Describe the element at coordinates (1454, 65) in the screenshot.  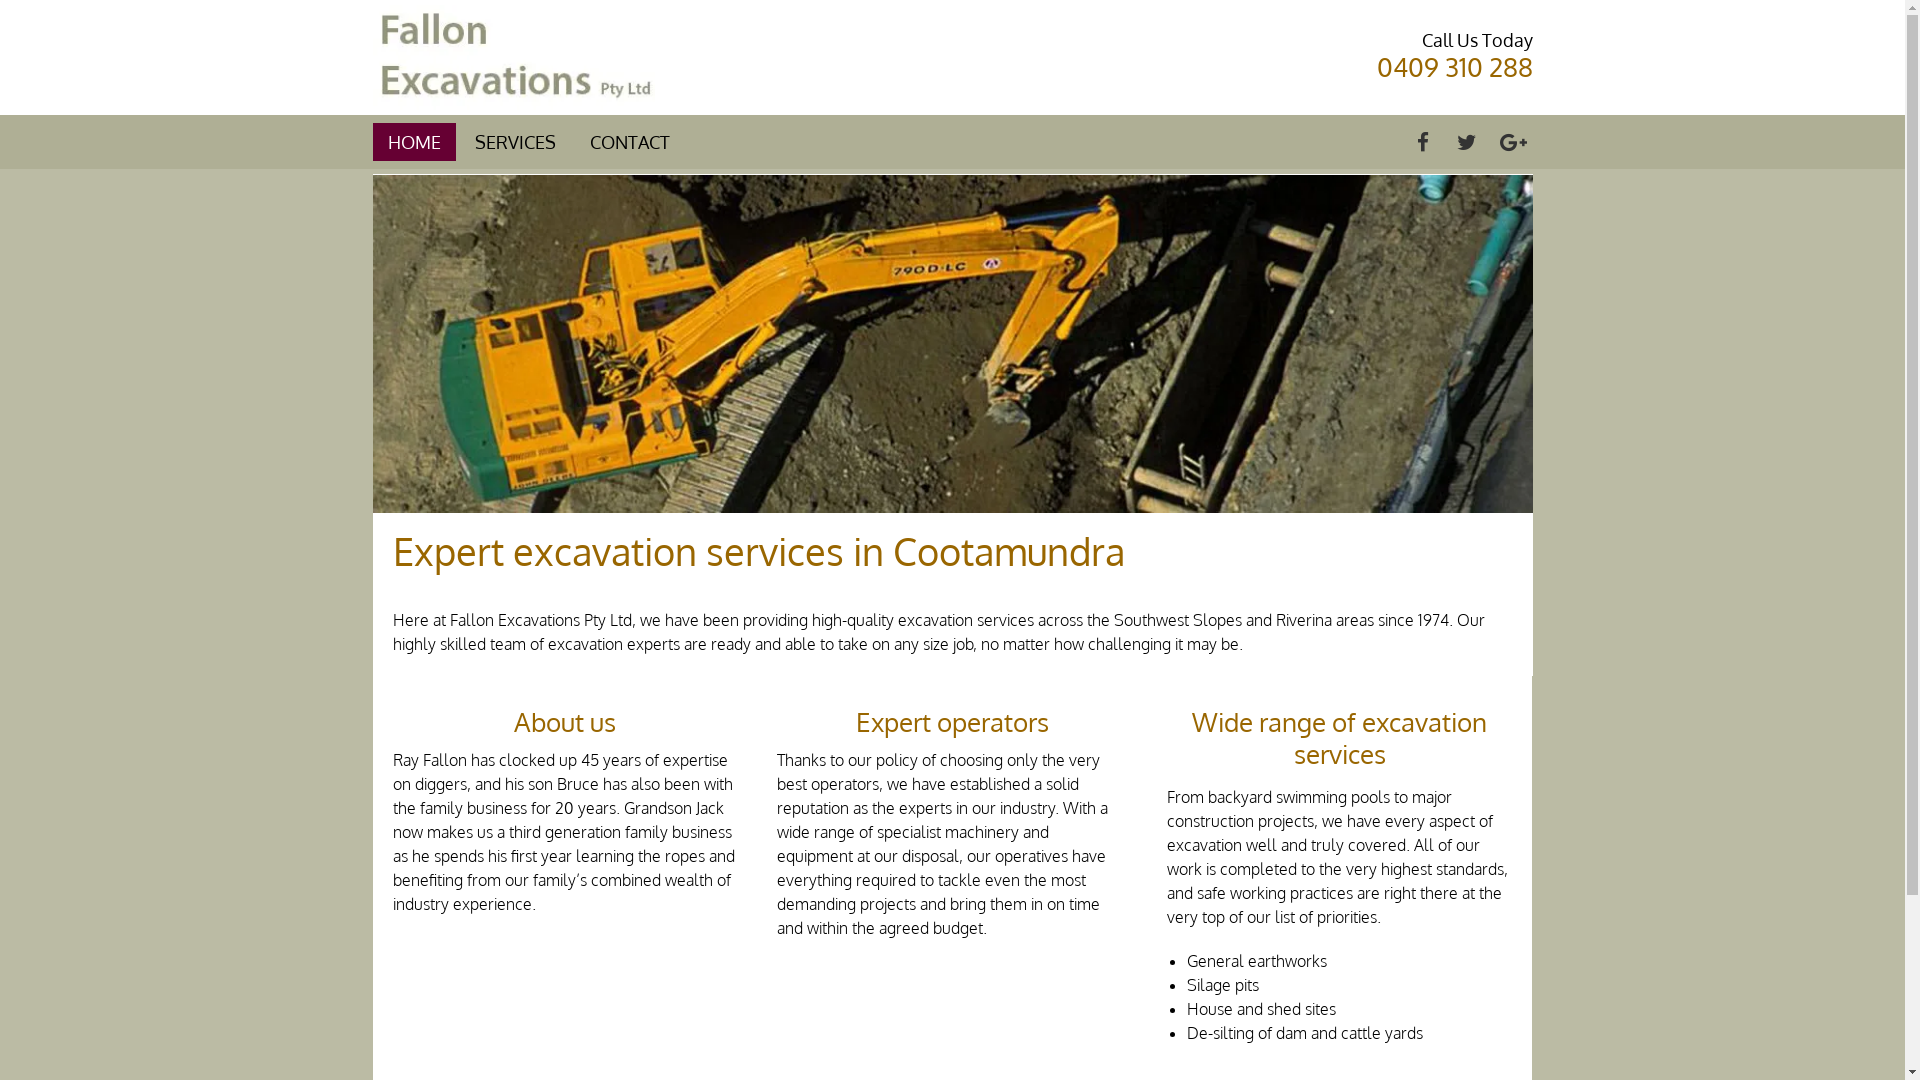
I see `'0409 310 288'` at that location.